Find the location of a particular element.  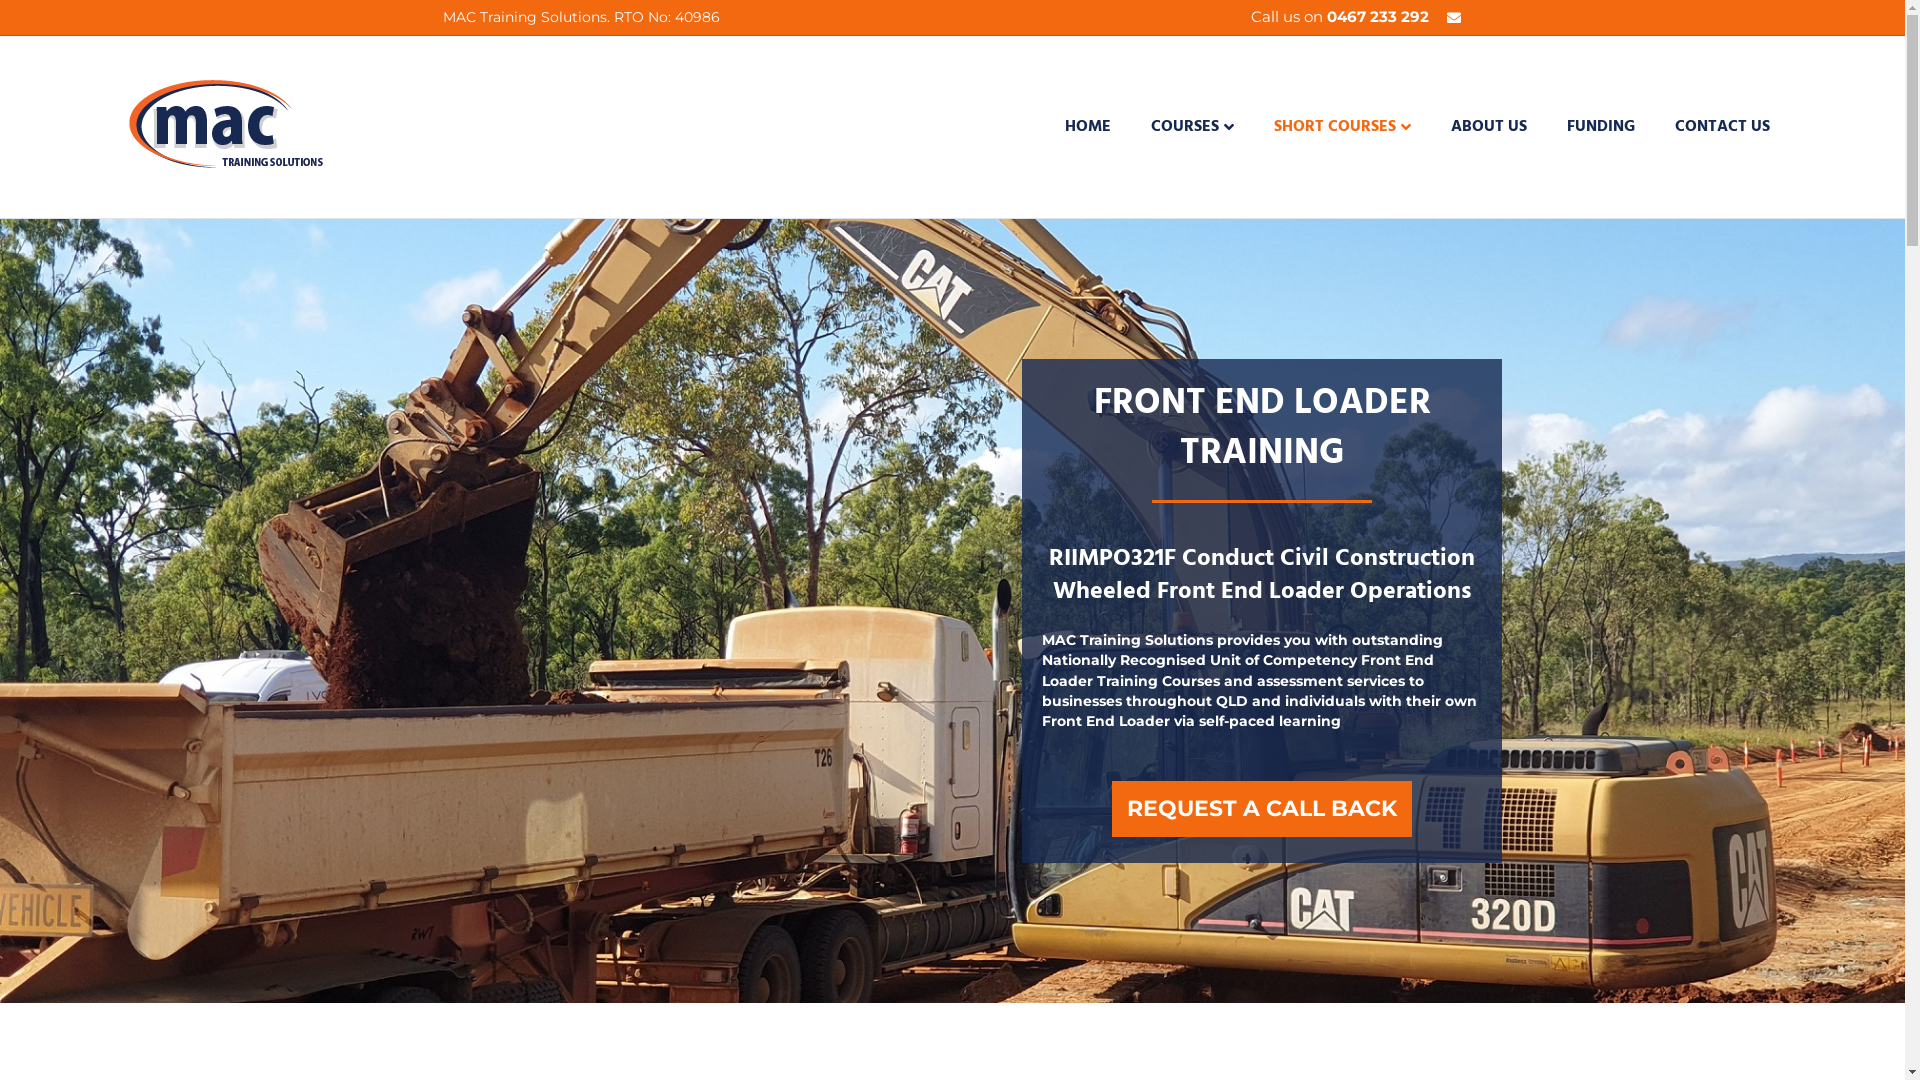

'COURSES' is located at coordinates (1131, 127).